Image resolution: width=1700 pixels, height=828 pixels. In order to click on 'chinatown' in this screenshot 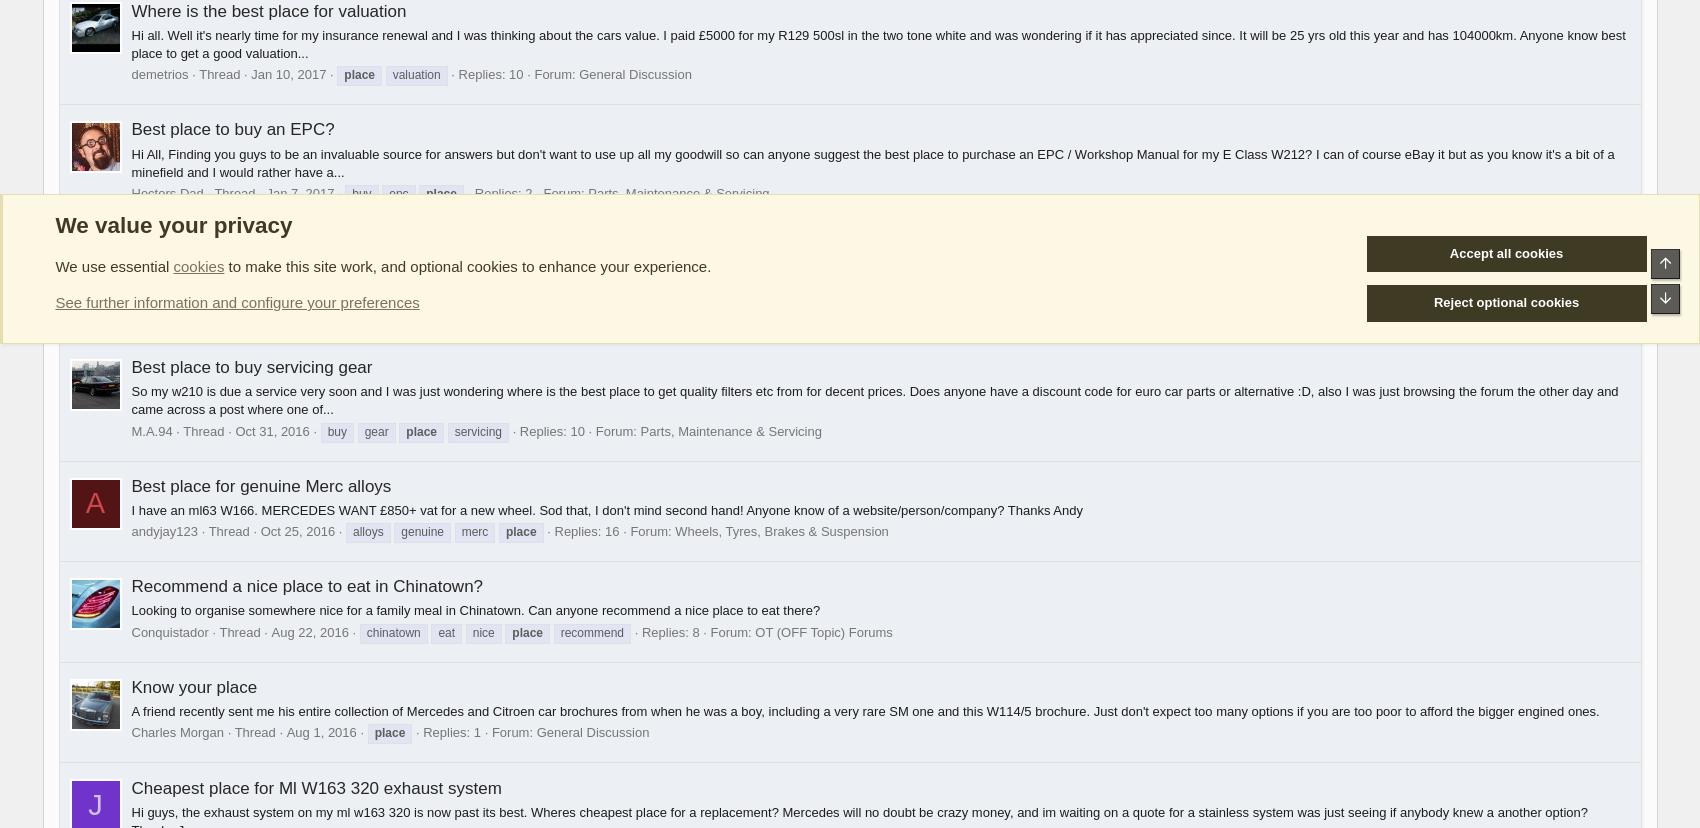, I will do `click(392, 632)`.